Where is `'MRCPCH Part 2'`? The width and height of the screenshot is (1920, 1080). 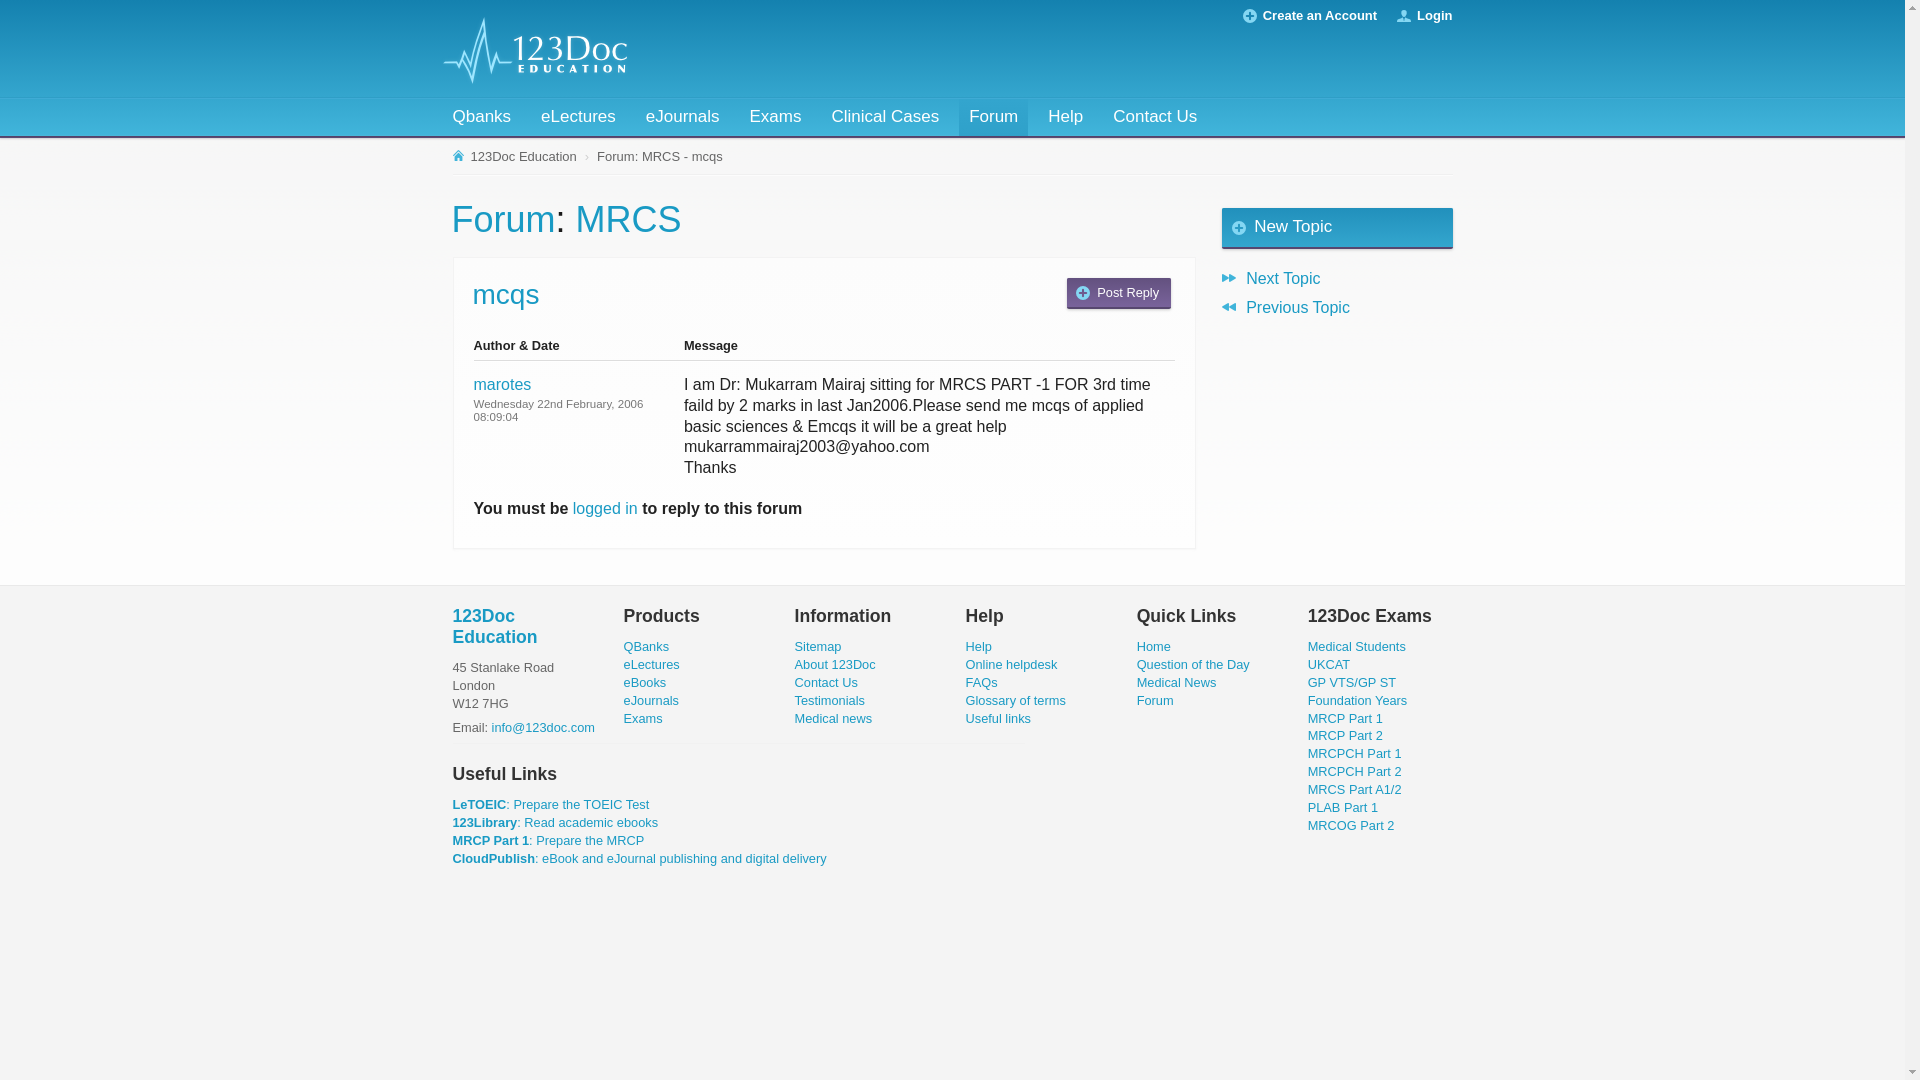 'MRCPCH Part 2' is located at coordinates (1354, 770).